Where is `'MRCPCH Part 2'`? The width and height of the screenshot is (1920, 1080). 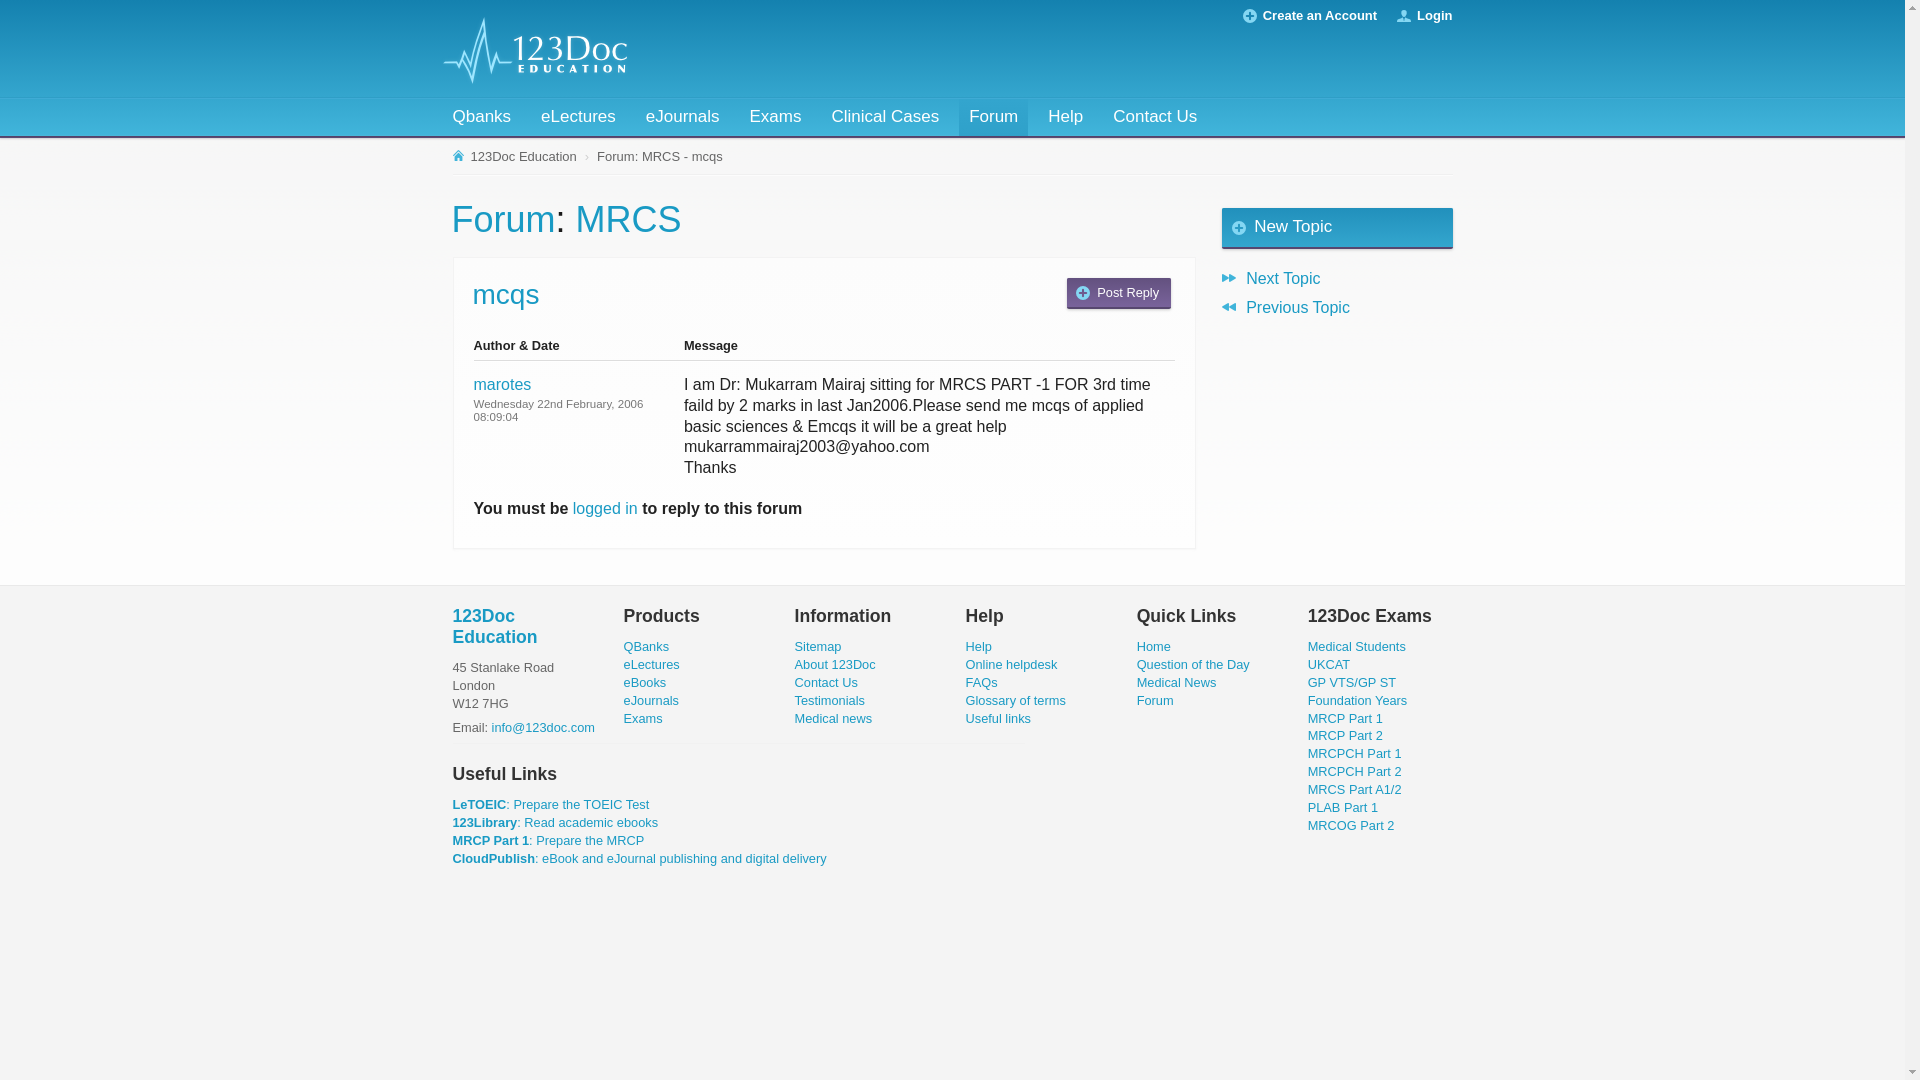 'MRCPCH Part 2' is located at coordinates (1354, 770).